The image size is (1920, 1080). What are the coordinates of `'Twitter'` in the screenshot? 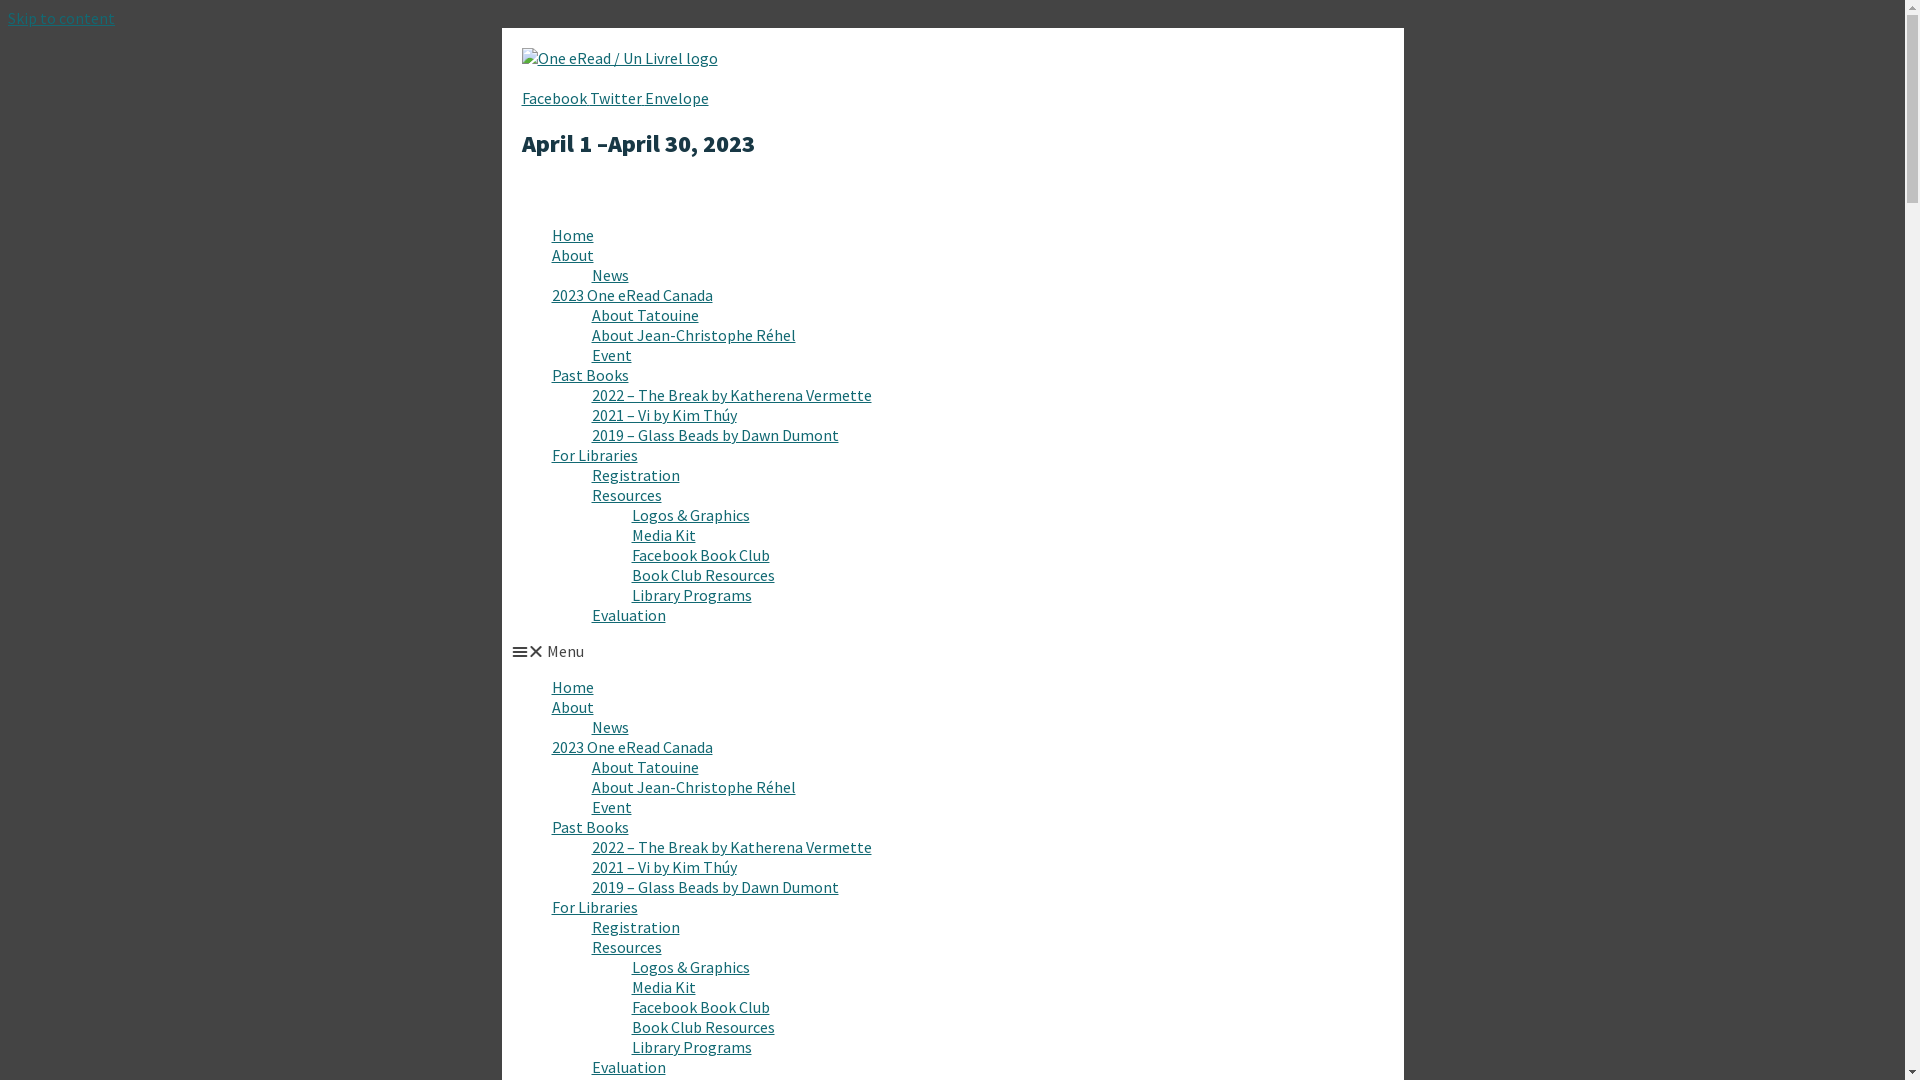 It's located at (589, 97).